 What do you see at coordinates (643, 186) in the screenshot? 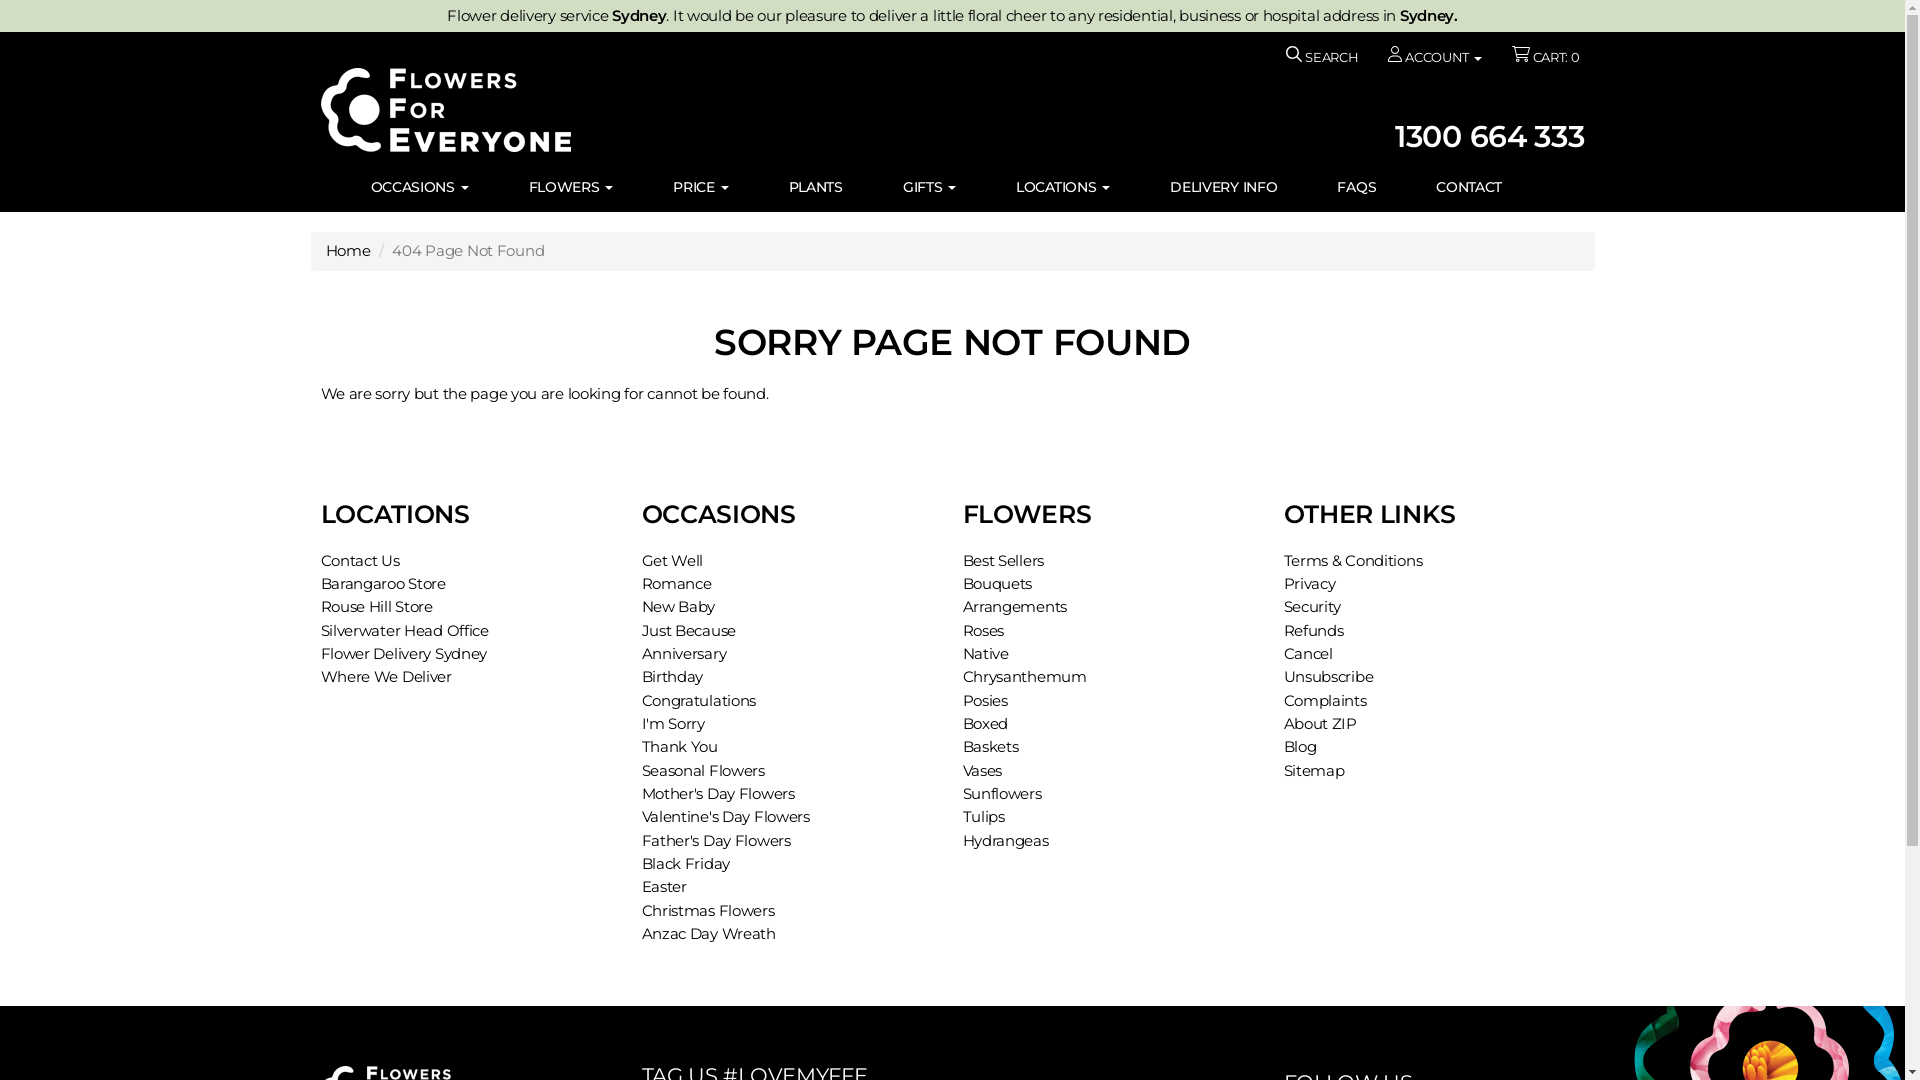
I see `'PRICE'` at bounding box center [643, 186].